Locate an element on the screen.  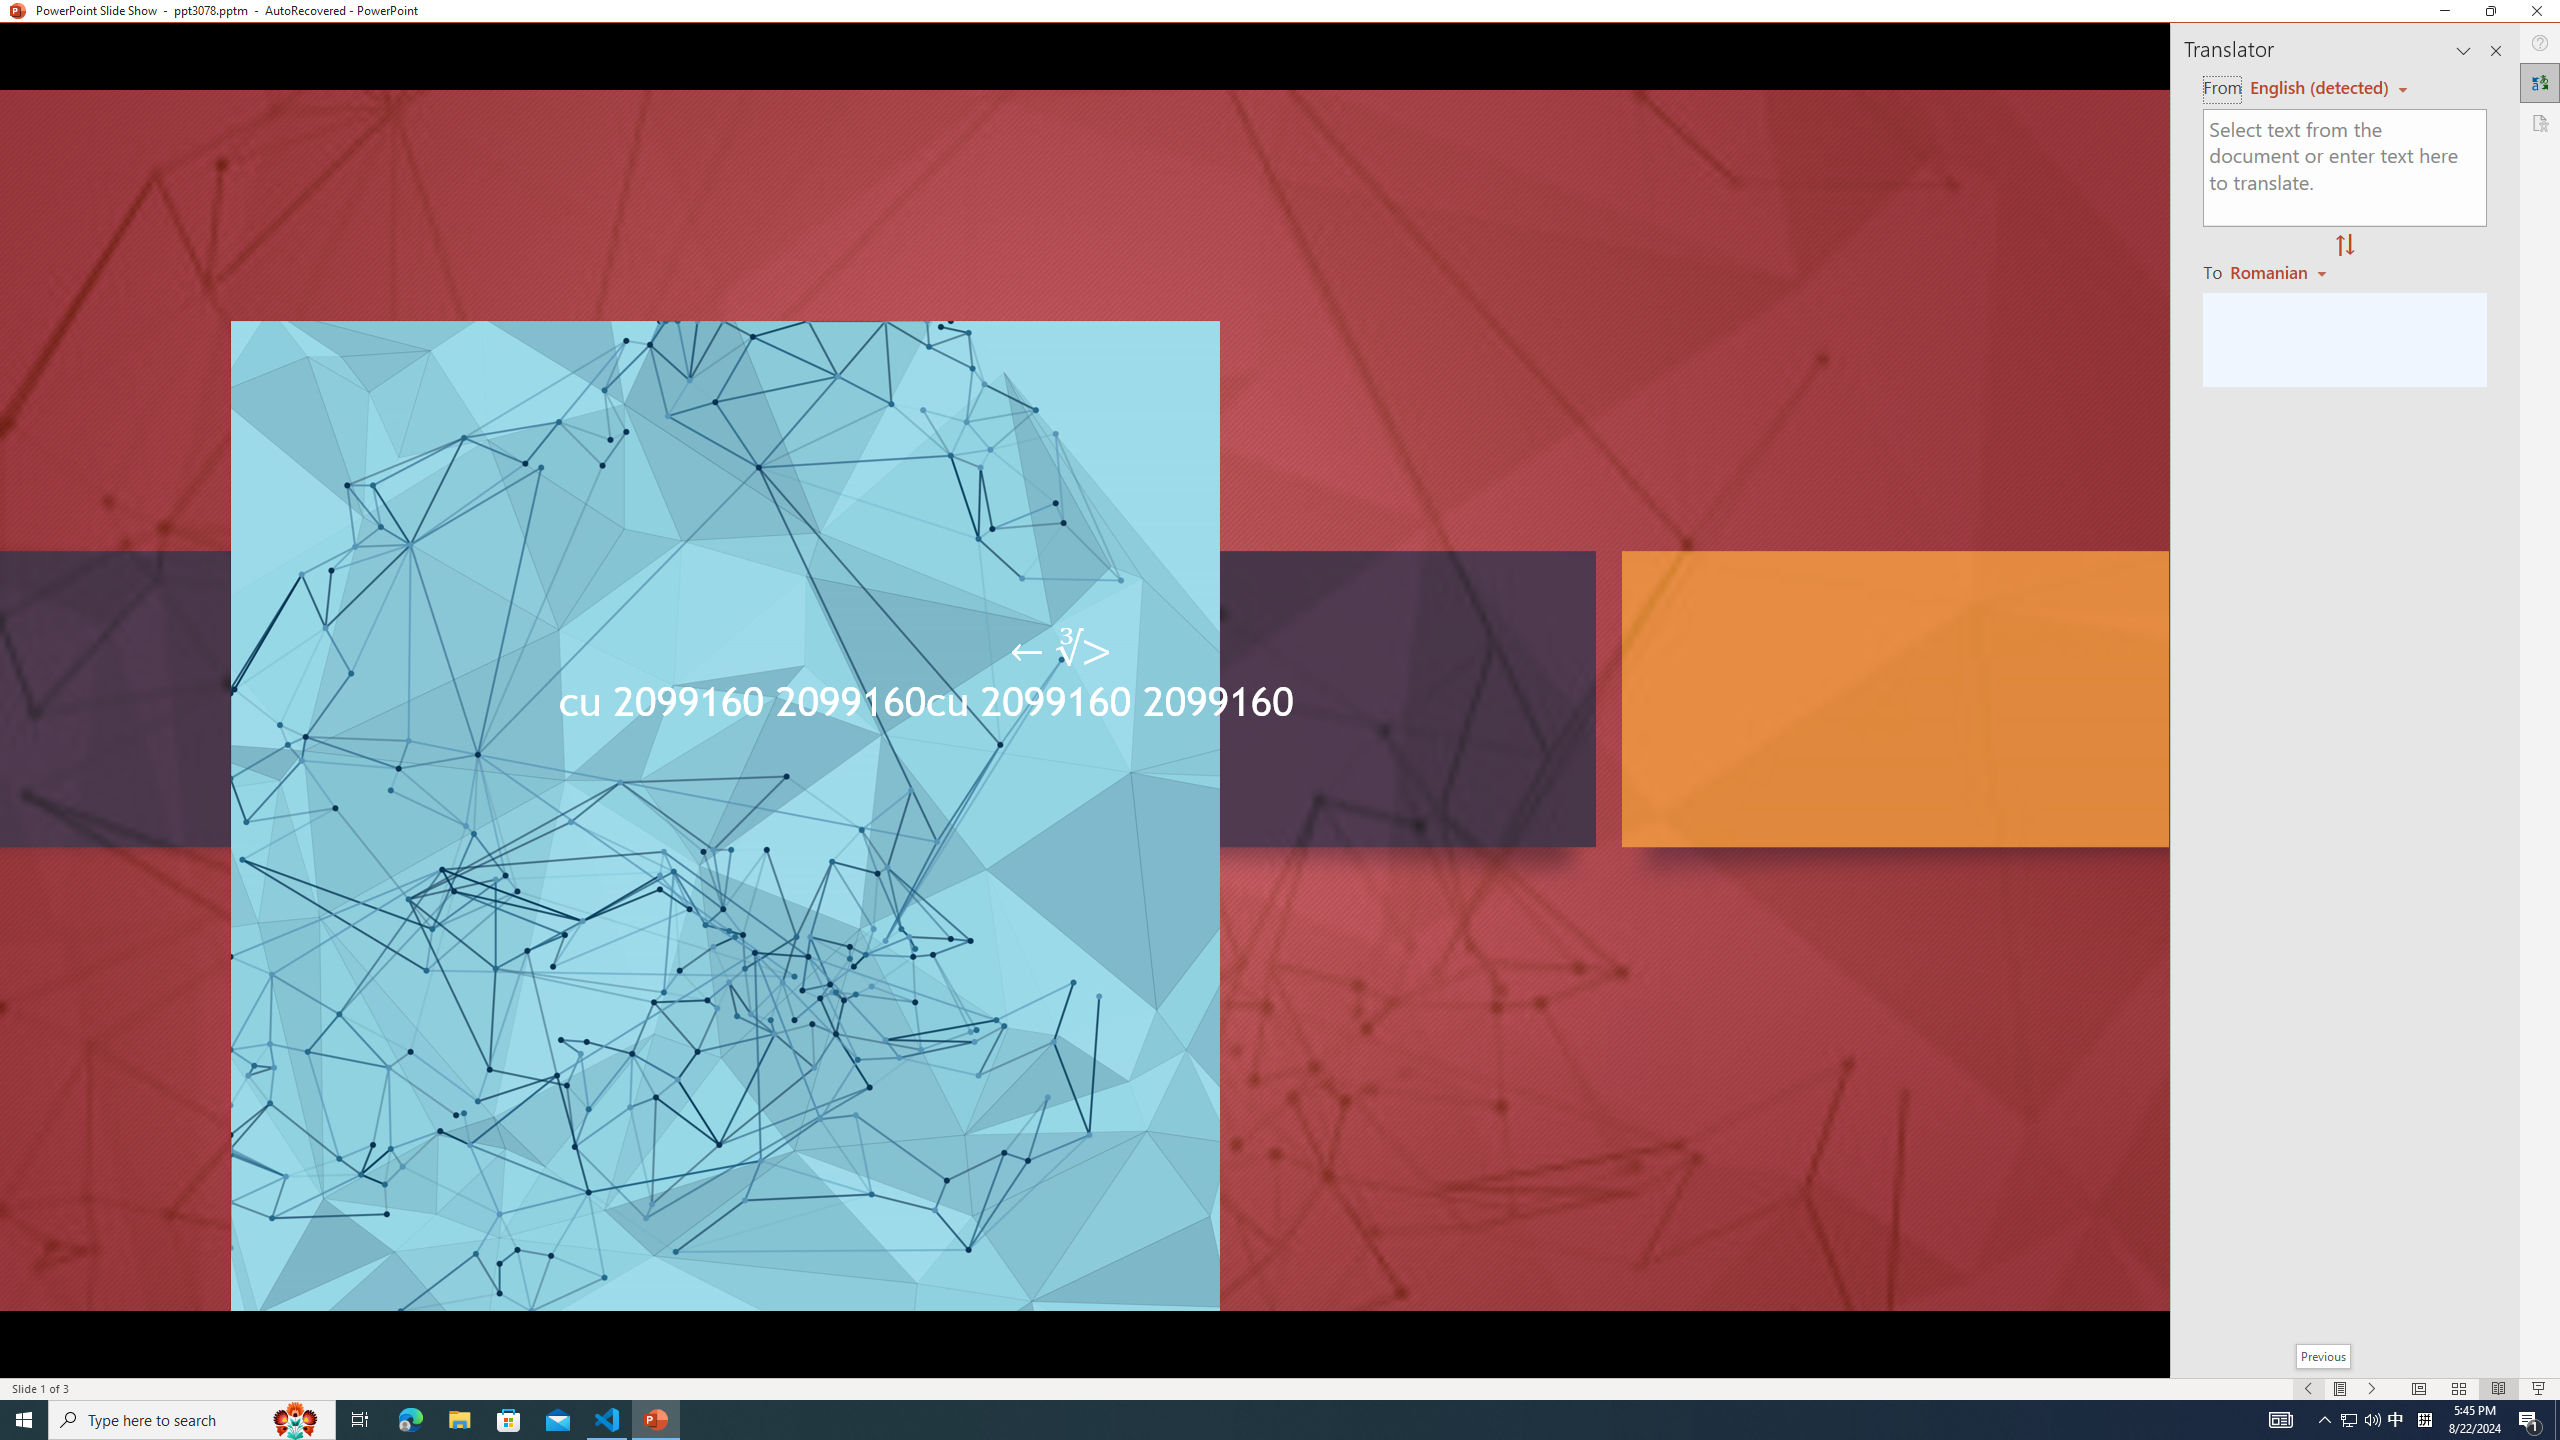
'Slide Show Previous On' is located at coordinates (2308, 1389).